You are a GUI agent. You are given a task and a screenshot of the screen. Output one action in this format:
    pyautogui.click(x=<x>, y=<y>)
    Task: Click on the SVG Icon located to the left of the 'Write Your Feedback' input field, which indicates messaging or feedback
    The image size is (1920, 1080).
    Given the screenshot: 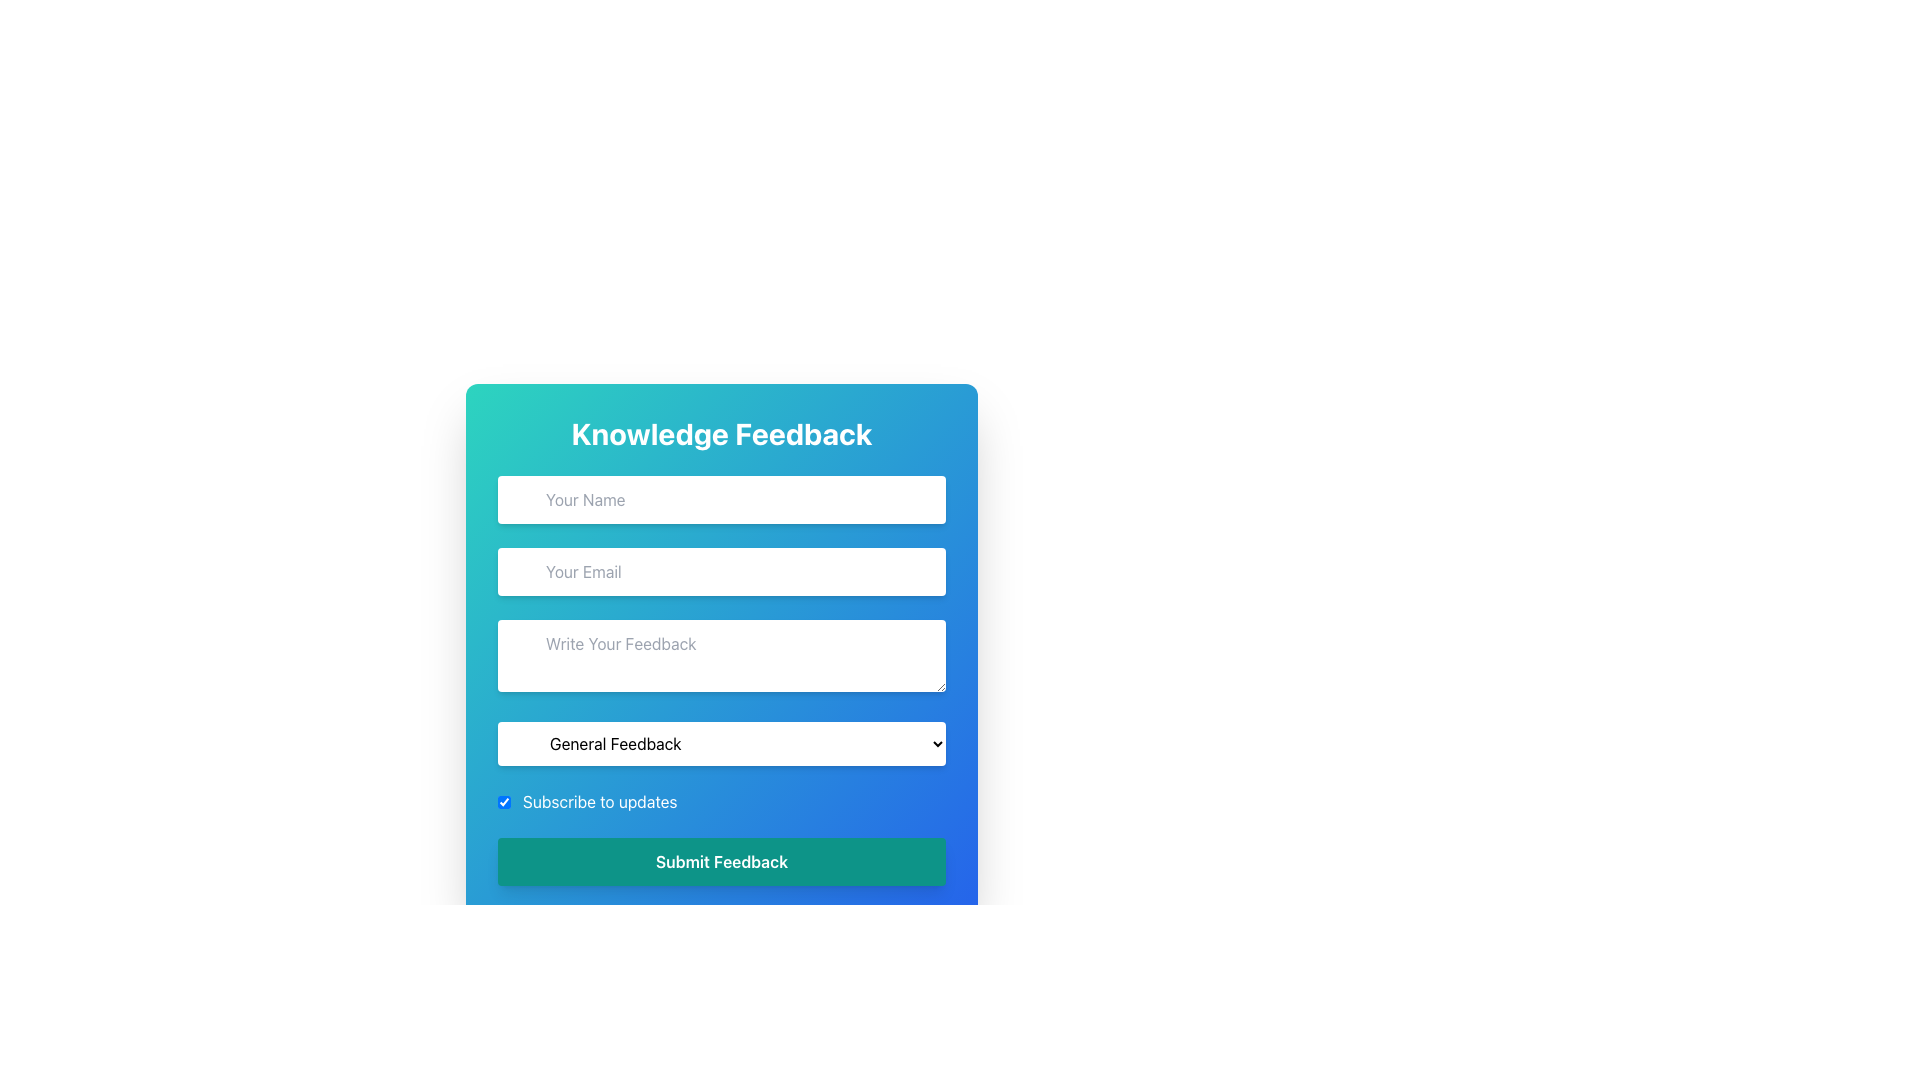 What is the action you would take?
    pyautogui.click(x=519, y=637)
    